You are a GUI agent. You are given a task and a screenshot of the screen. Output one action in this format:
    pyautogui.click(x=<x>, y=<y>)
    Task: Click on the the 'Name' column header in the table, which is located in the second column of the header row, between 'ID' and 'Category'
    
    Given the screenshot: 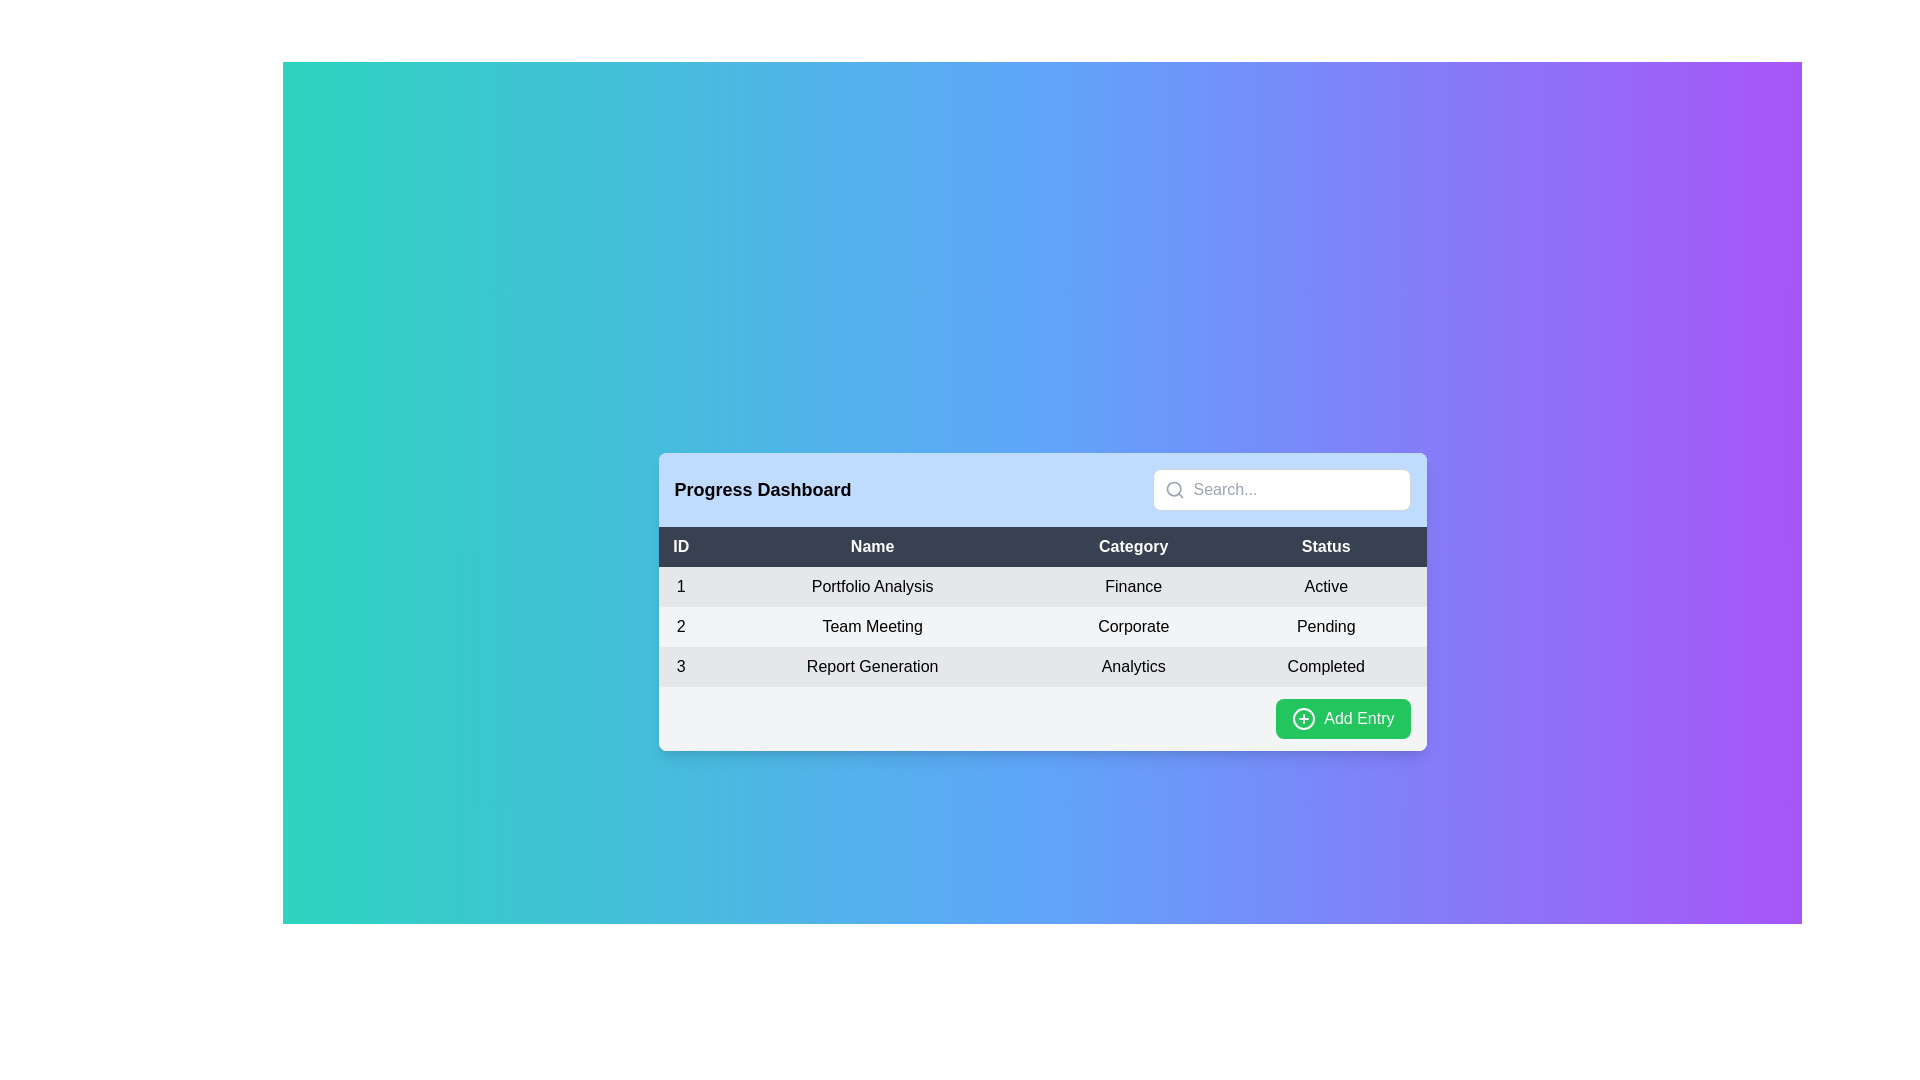 What is the action you would take?
    pyautogui.click(x=872, y=547)
    